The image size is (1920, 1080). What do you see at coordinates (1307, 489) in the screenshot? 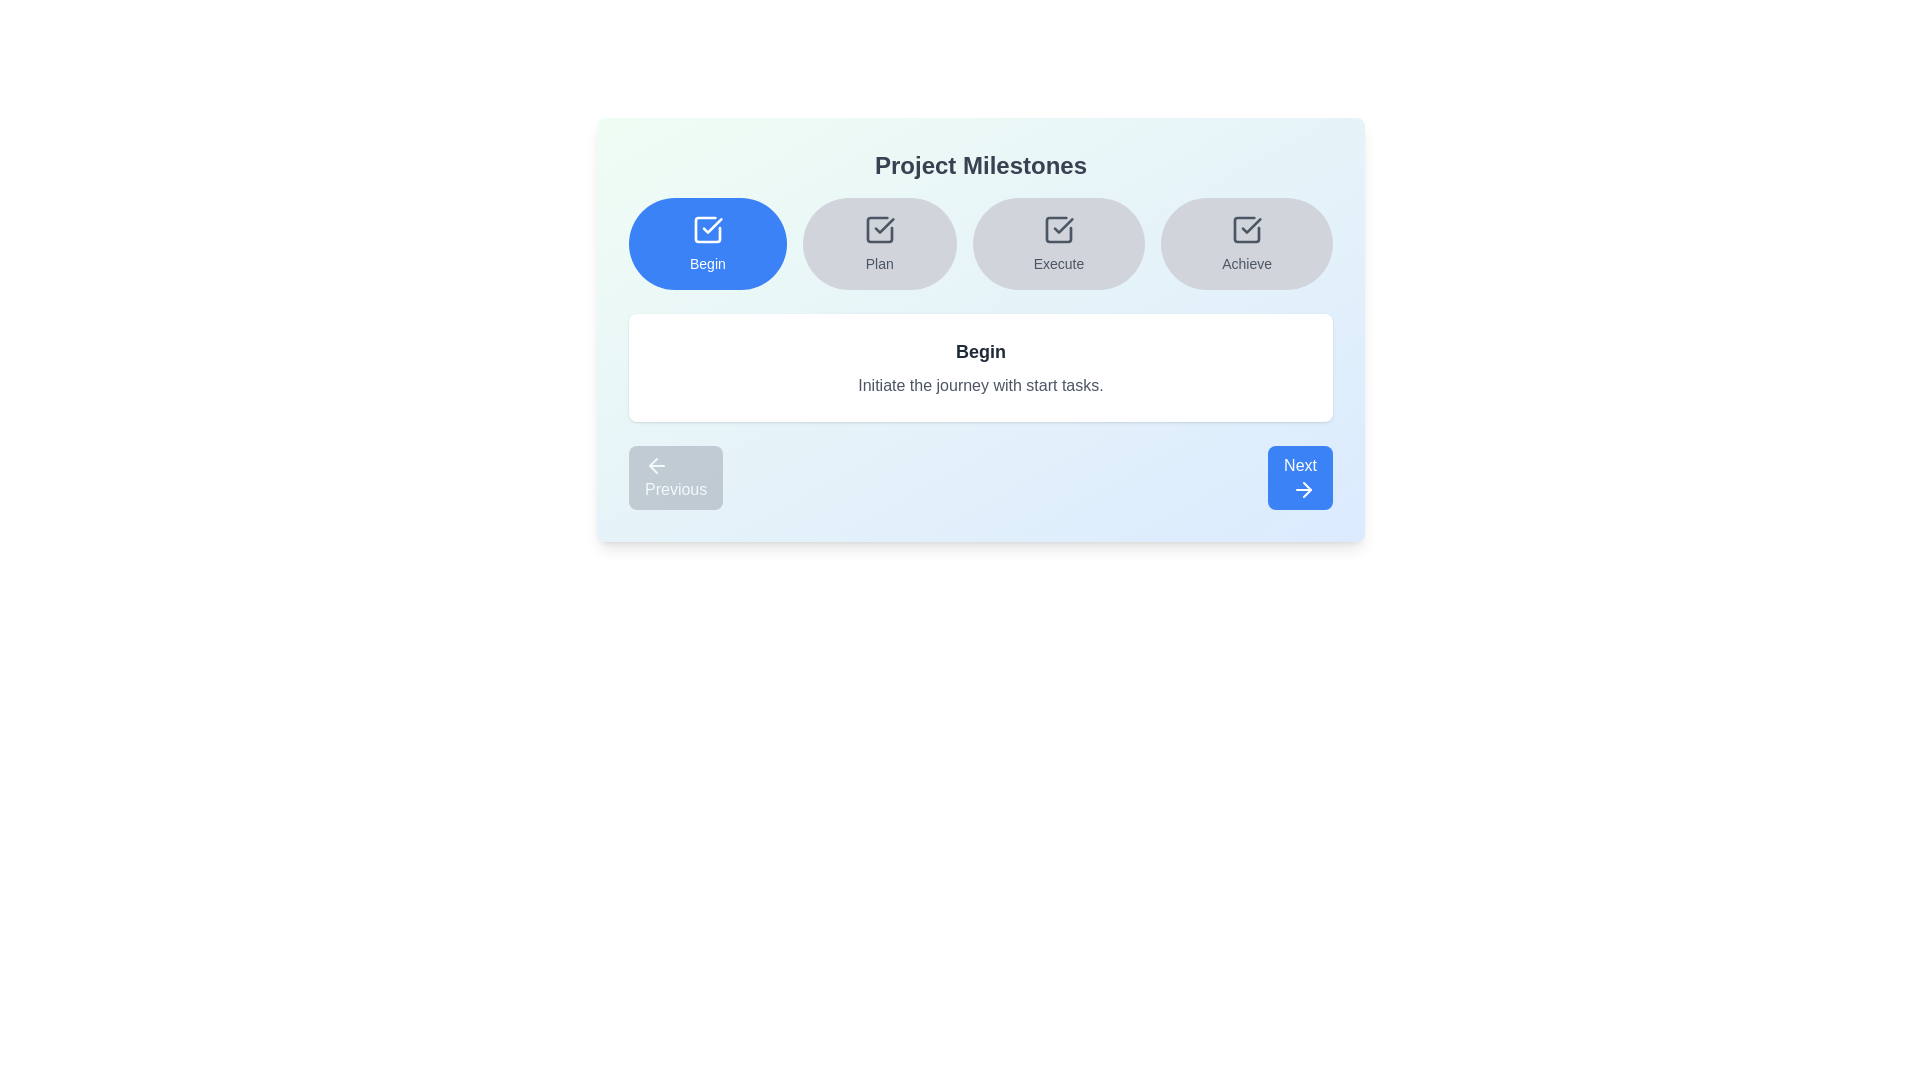
I see `the forward action icon located within the 'Next' button, situated at the rightmost part of the button` at bounding box center [1307, 489].